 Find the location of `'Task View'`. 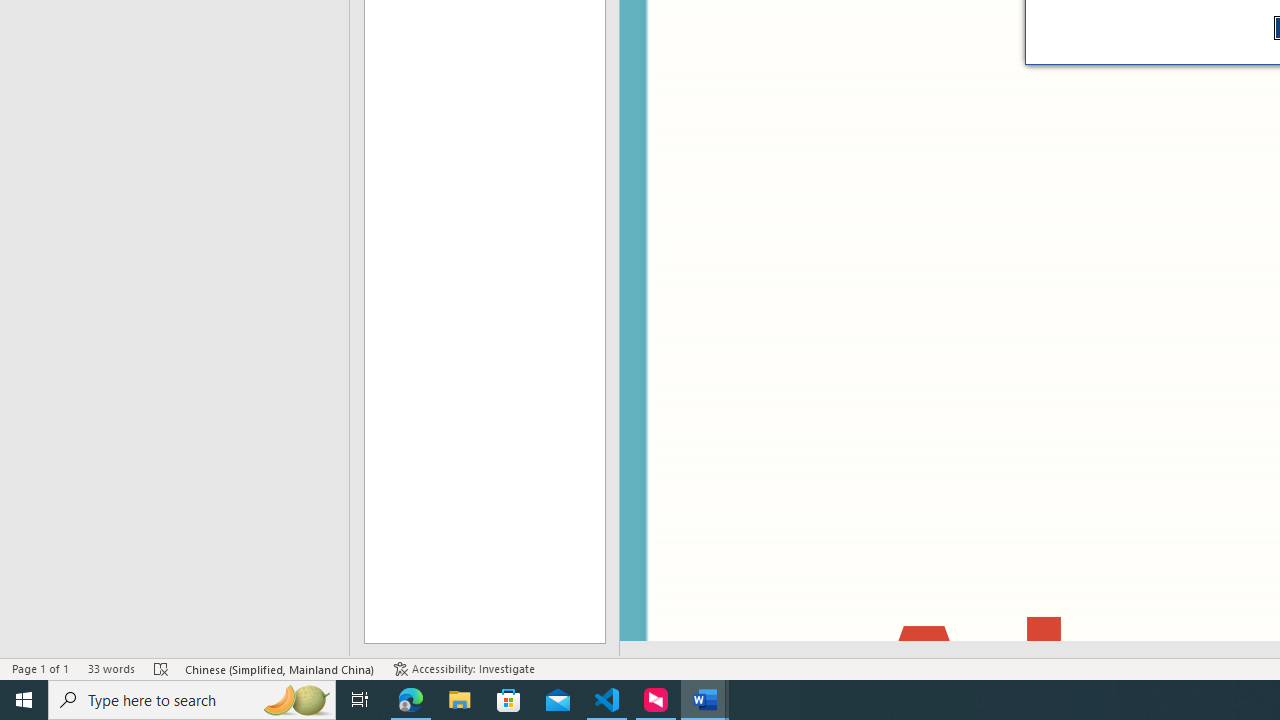

'Task View' is located at coordinates (359, 698).